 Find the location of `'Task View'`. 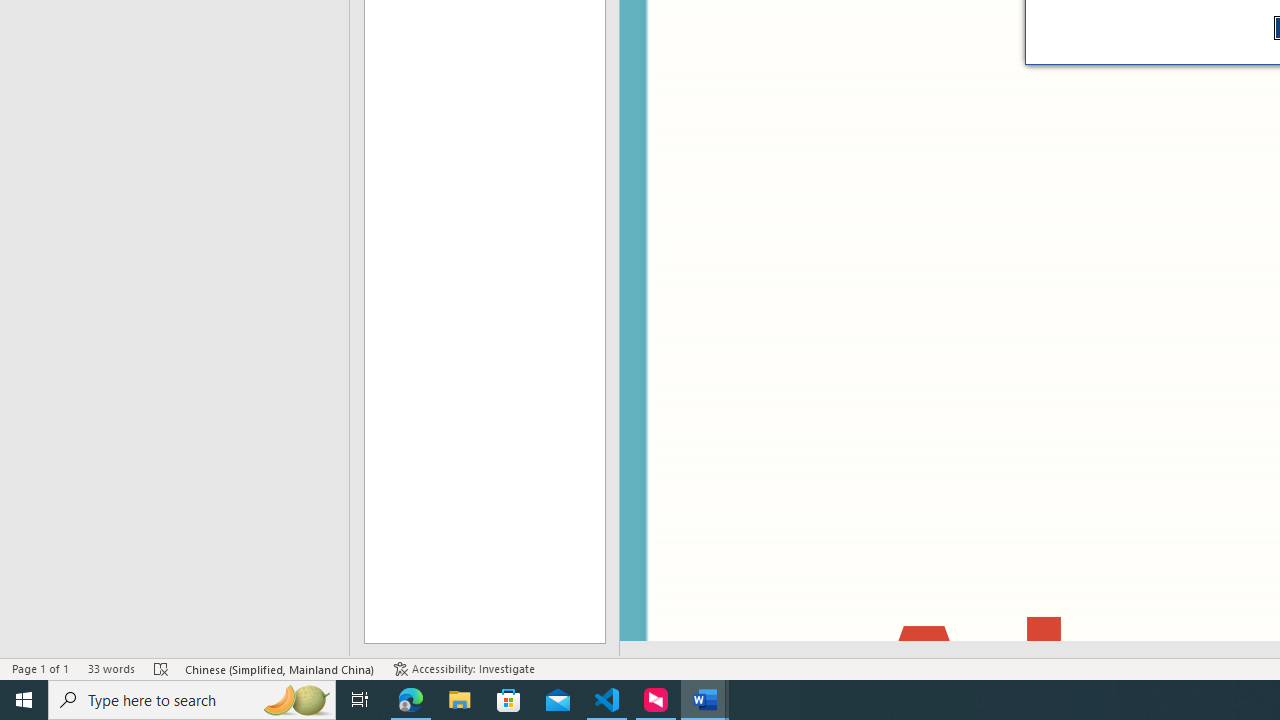

'Task View' is located at coordinates (359, 698).